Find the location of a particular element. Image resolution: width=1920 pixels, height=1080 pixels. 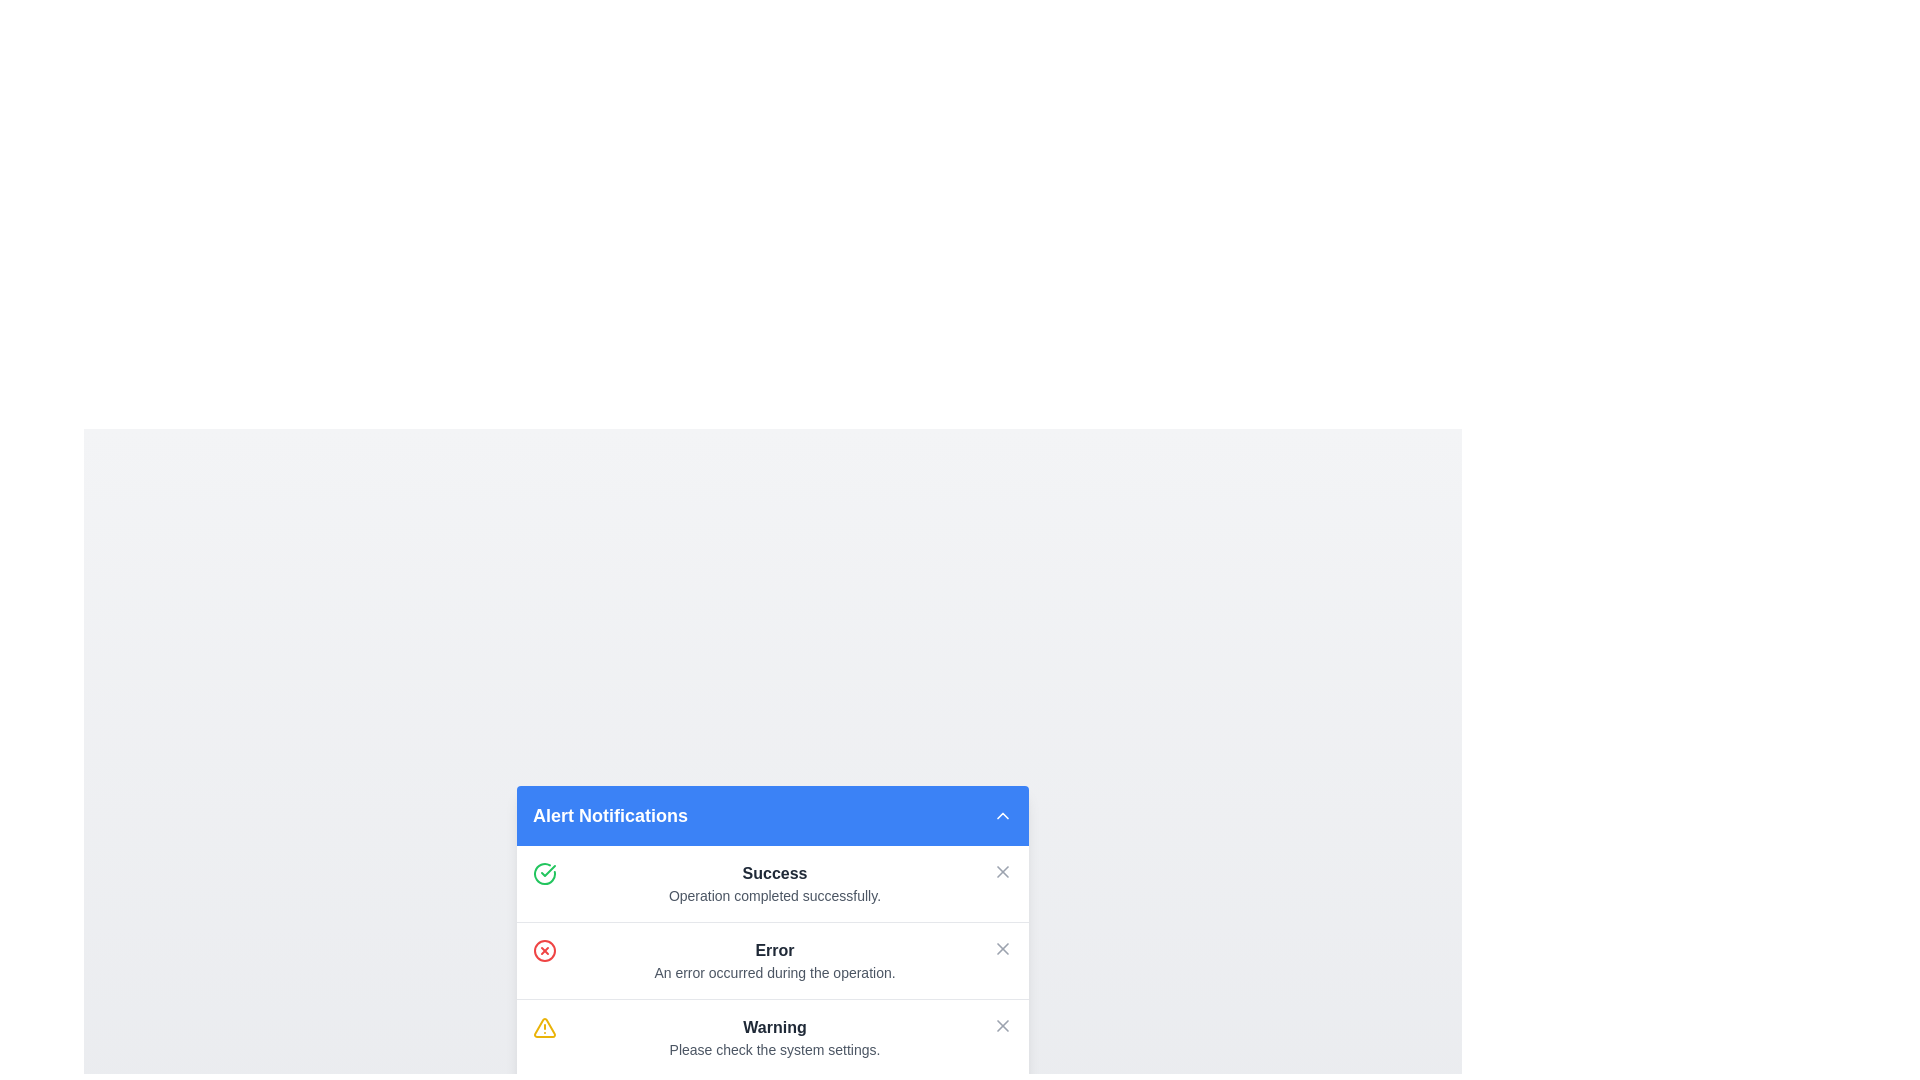

the 'X' button is located at coordinates (1003, 947).